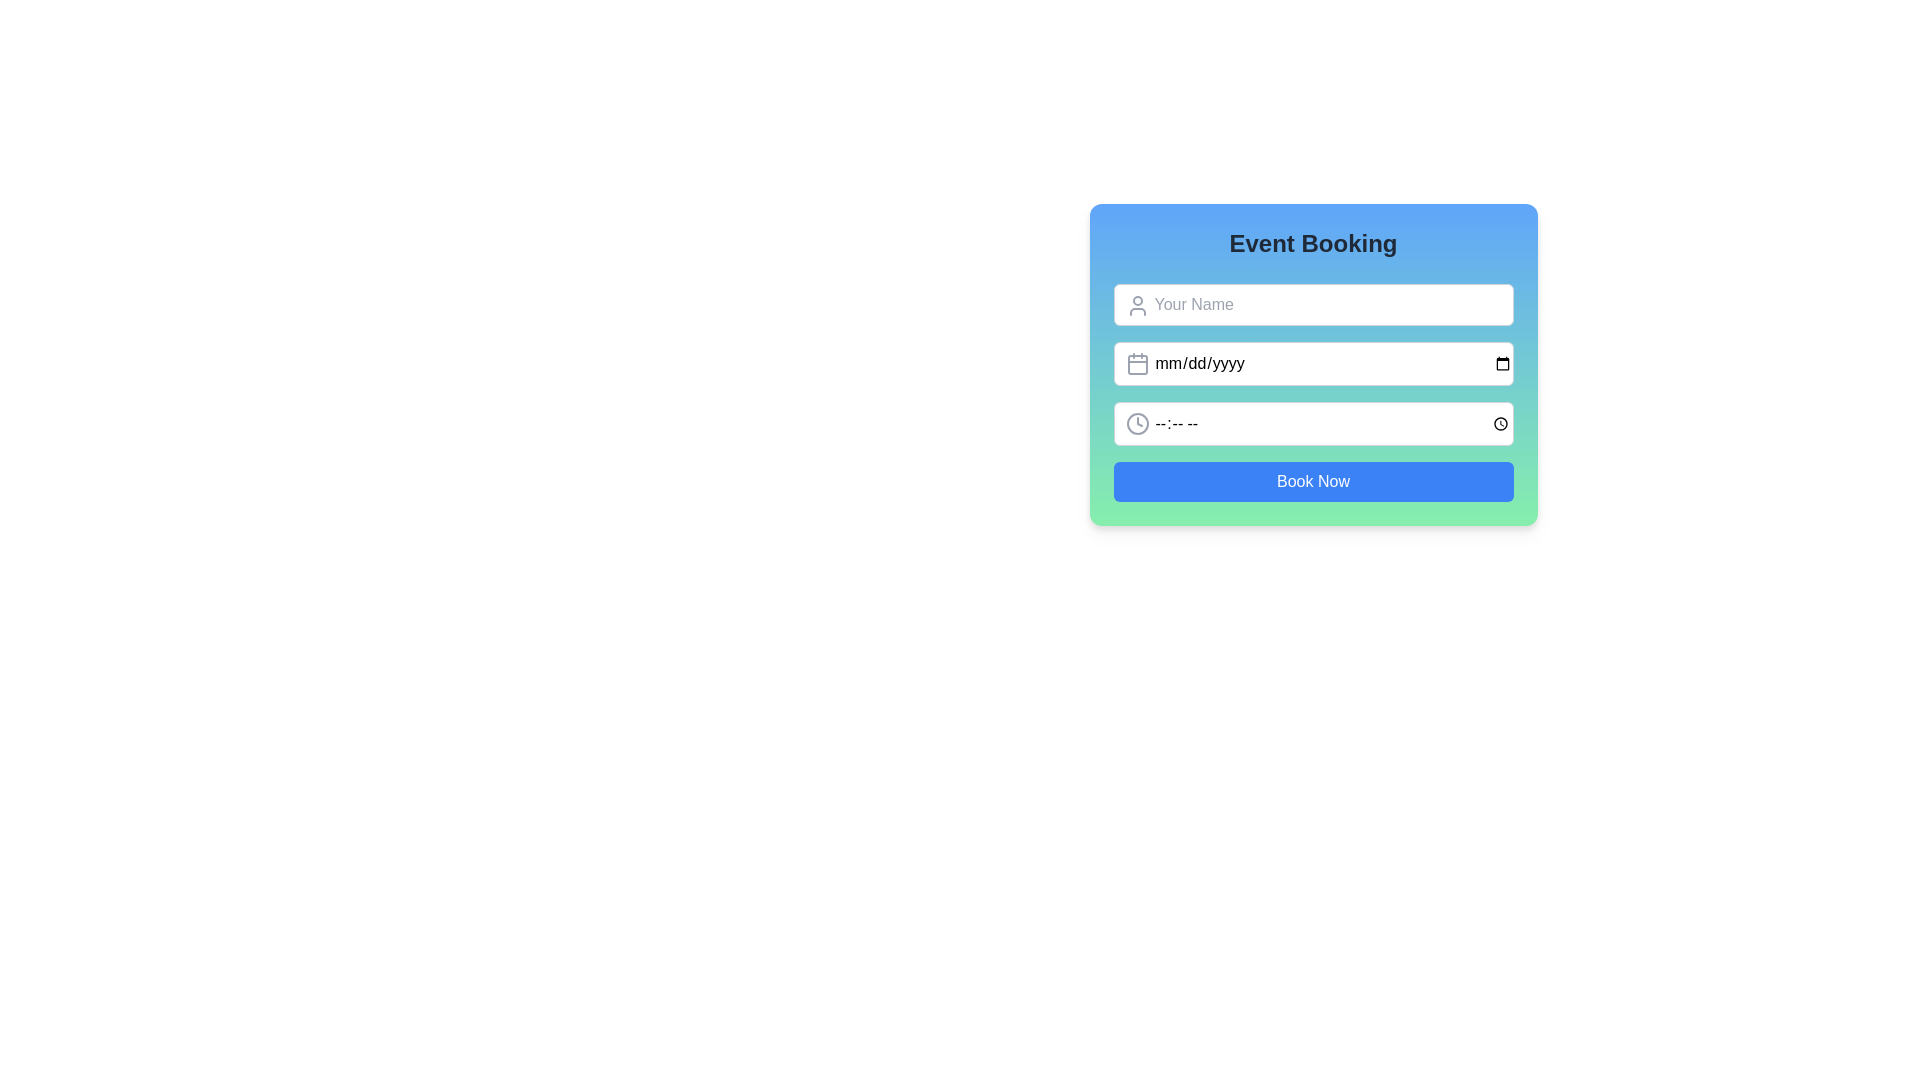 Image resolution: width=1920 pixels, height=1080 pixels. What do you see at coordinates (1313, 242) in the screenshot?
I see `the 'Event Booking' text label, which is prominently displayed at the top of its styled card with a bold font and dark gray color` at bounding box center [1313, 242].